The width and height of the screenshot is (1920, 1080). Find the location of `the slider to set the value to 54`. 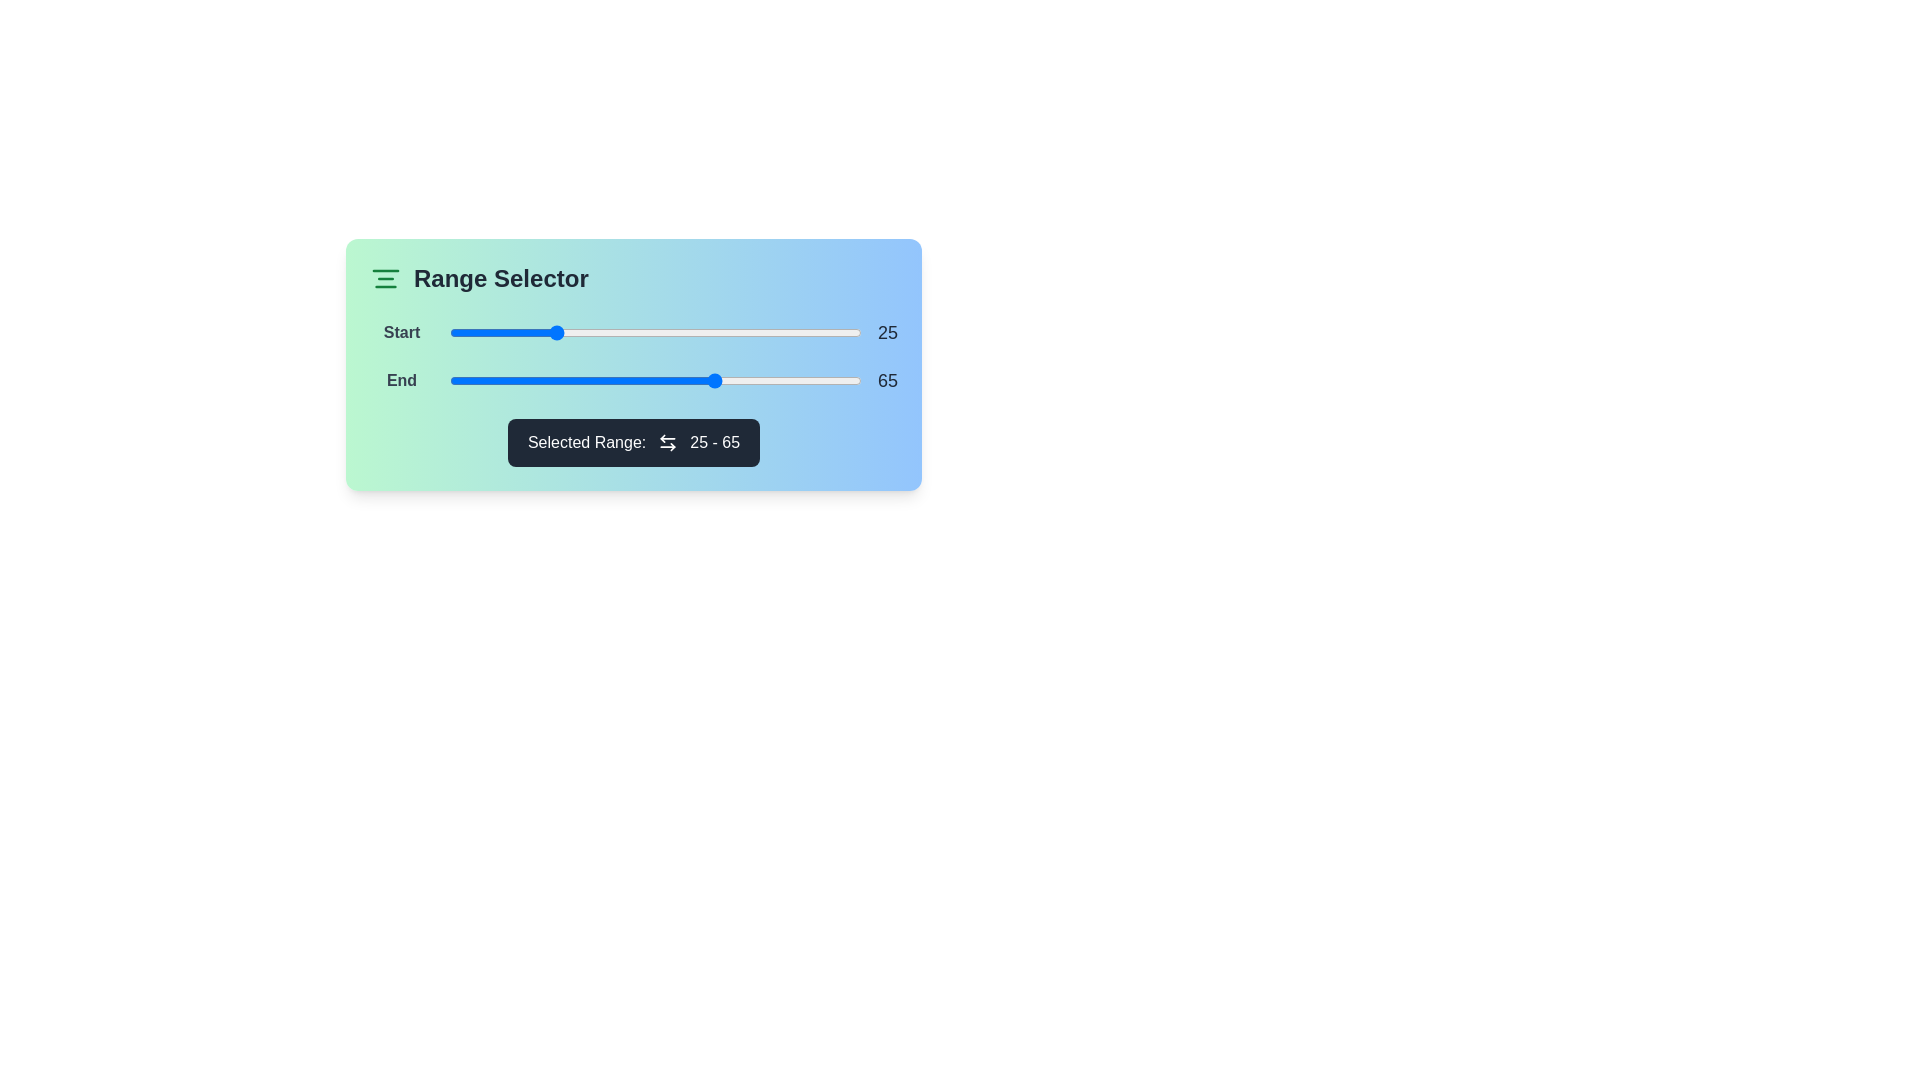

the slider to set the value to 54 is located at coordinates (672, 331).